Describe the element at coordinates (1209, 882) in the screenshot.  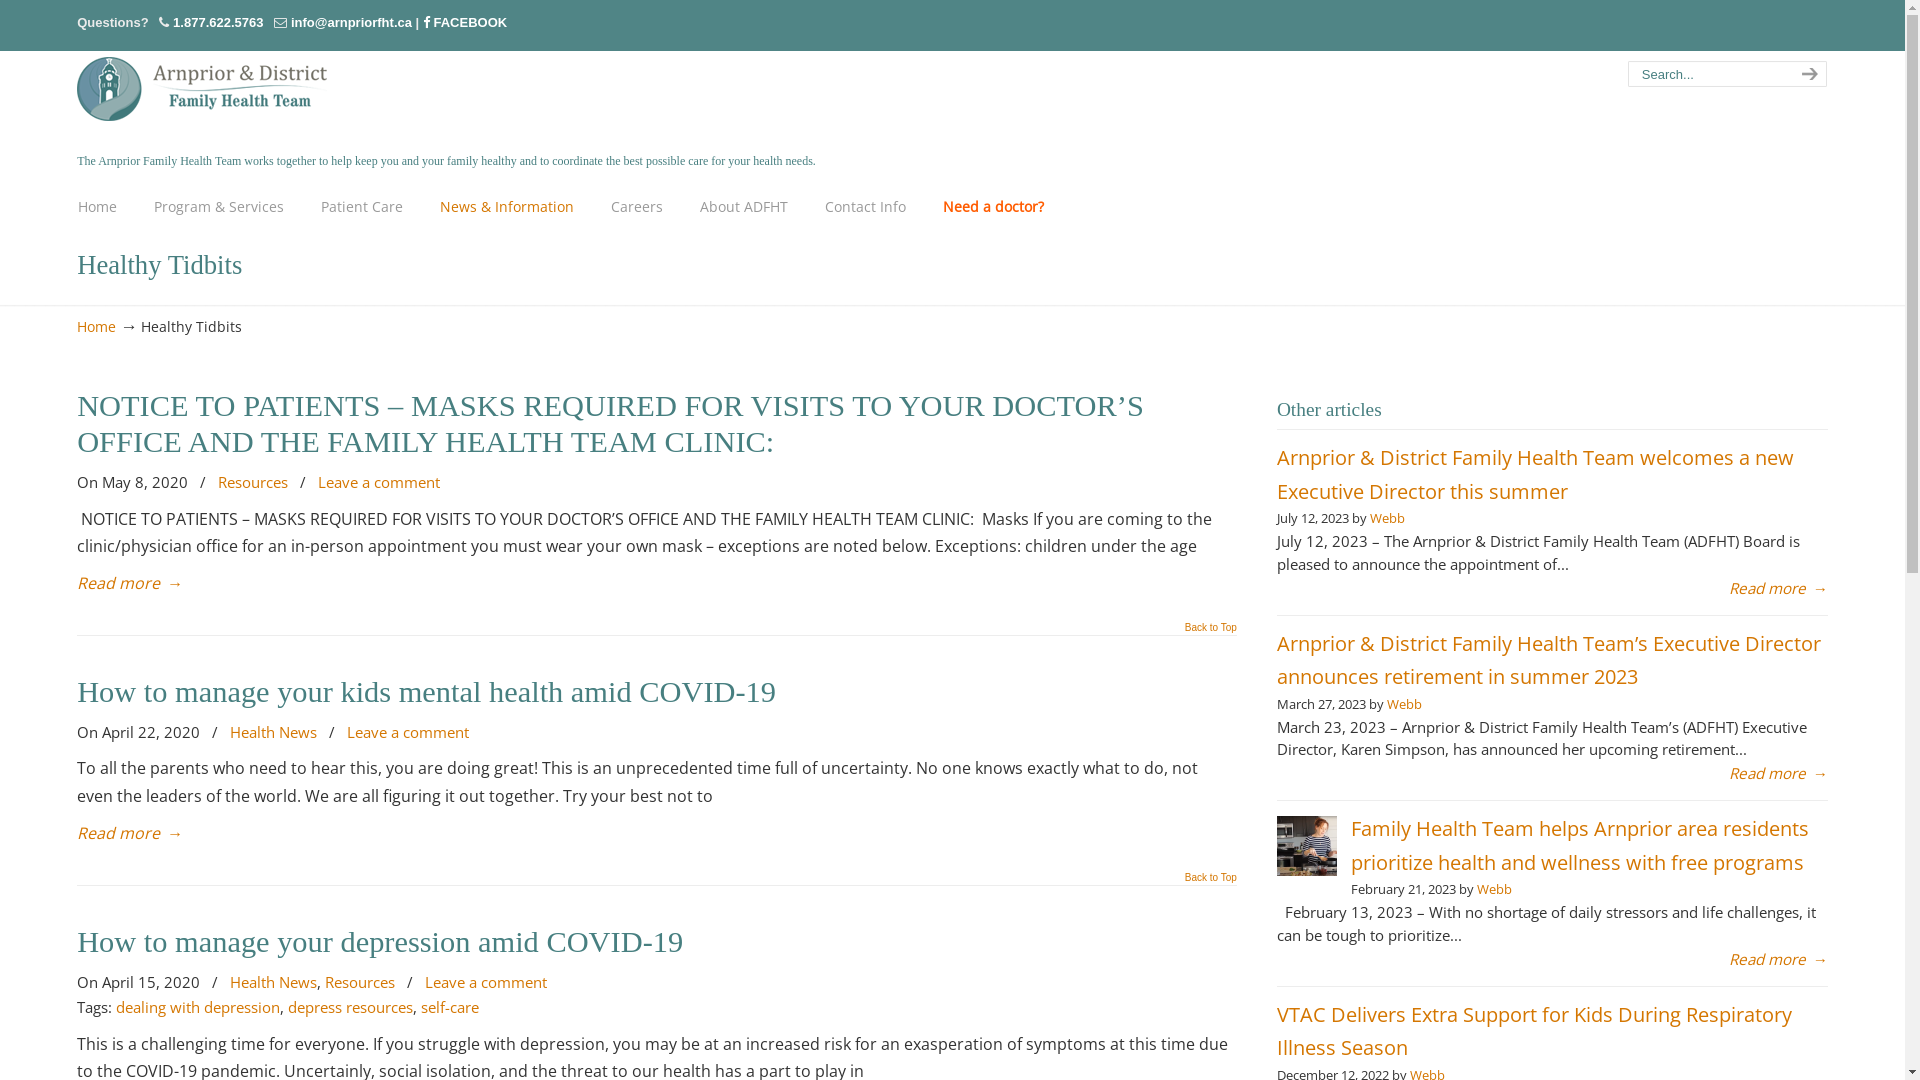
I see `'Back to Top'` at that location.